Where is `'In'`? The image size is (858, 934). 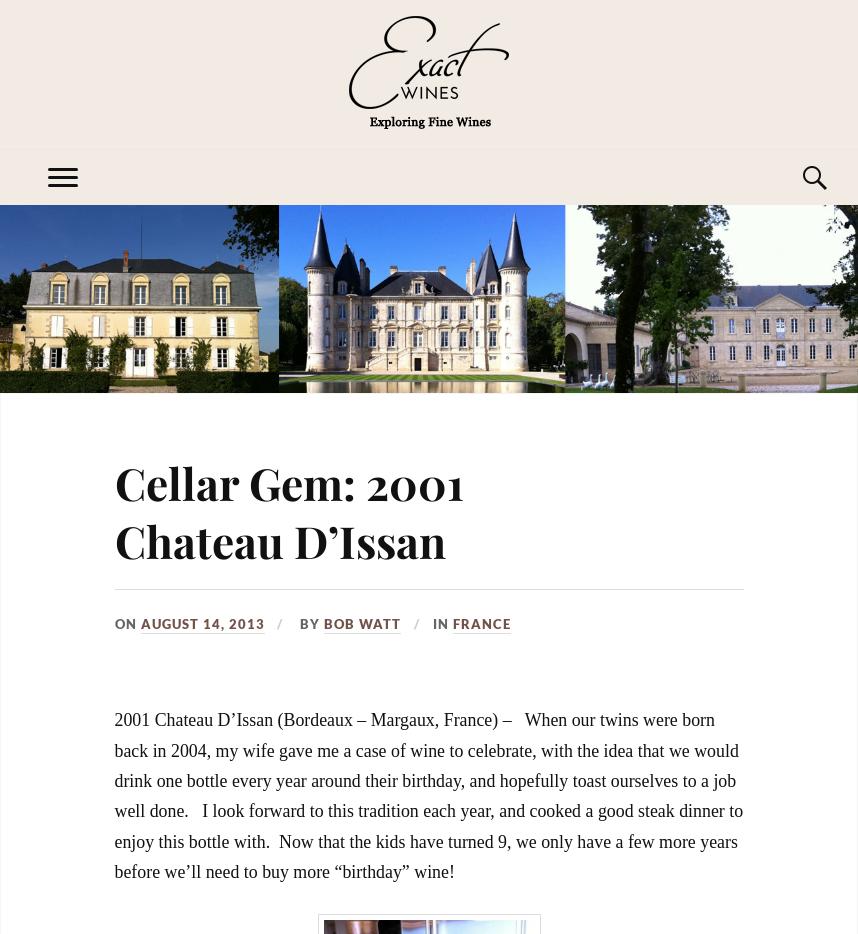 'In' is located at coordinates (442, 622).